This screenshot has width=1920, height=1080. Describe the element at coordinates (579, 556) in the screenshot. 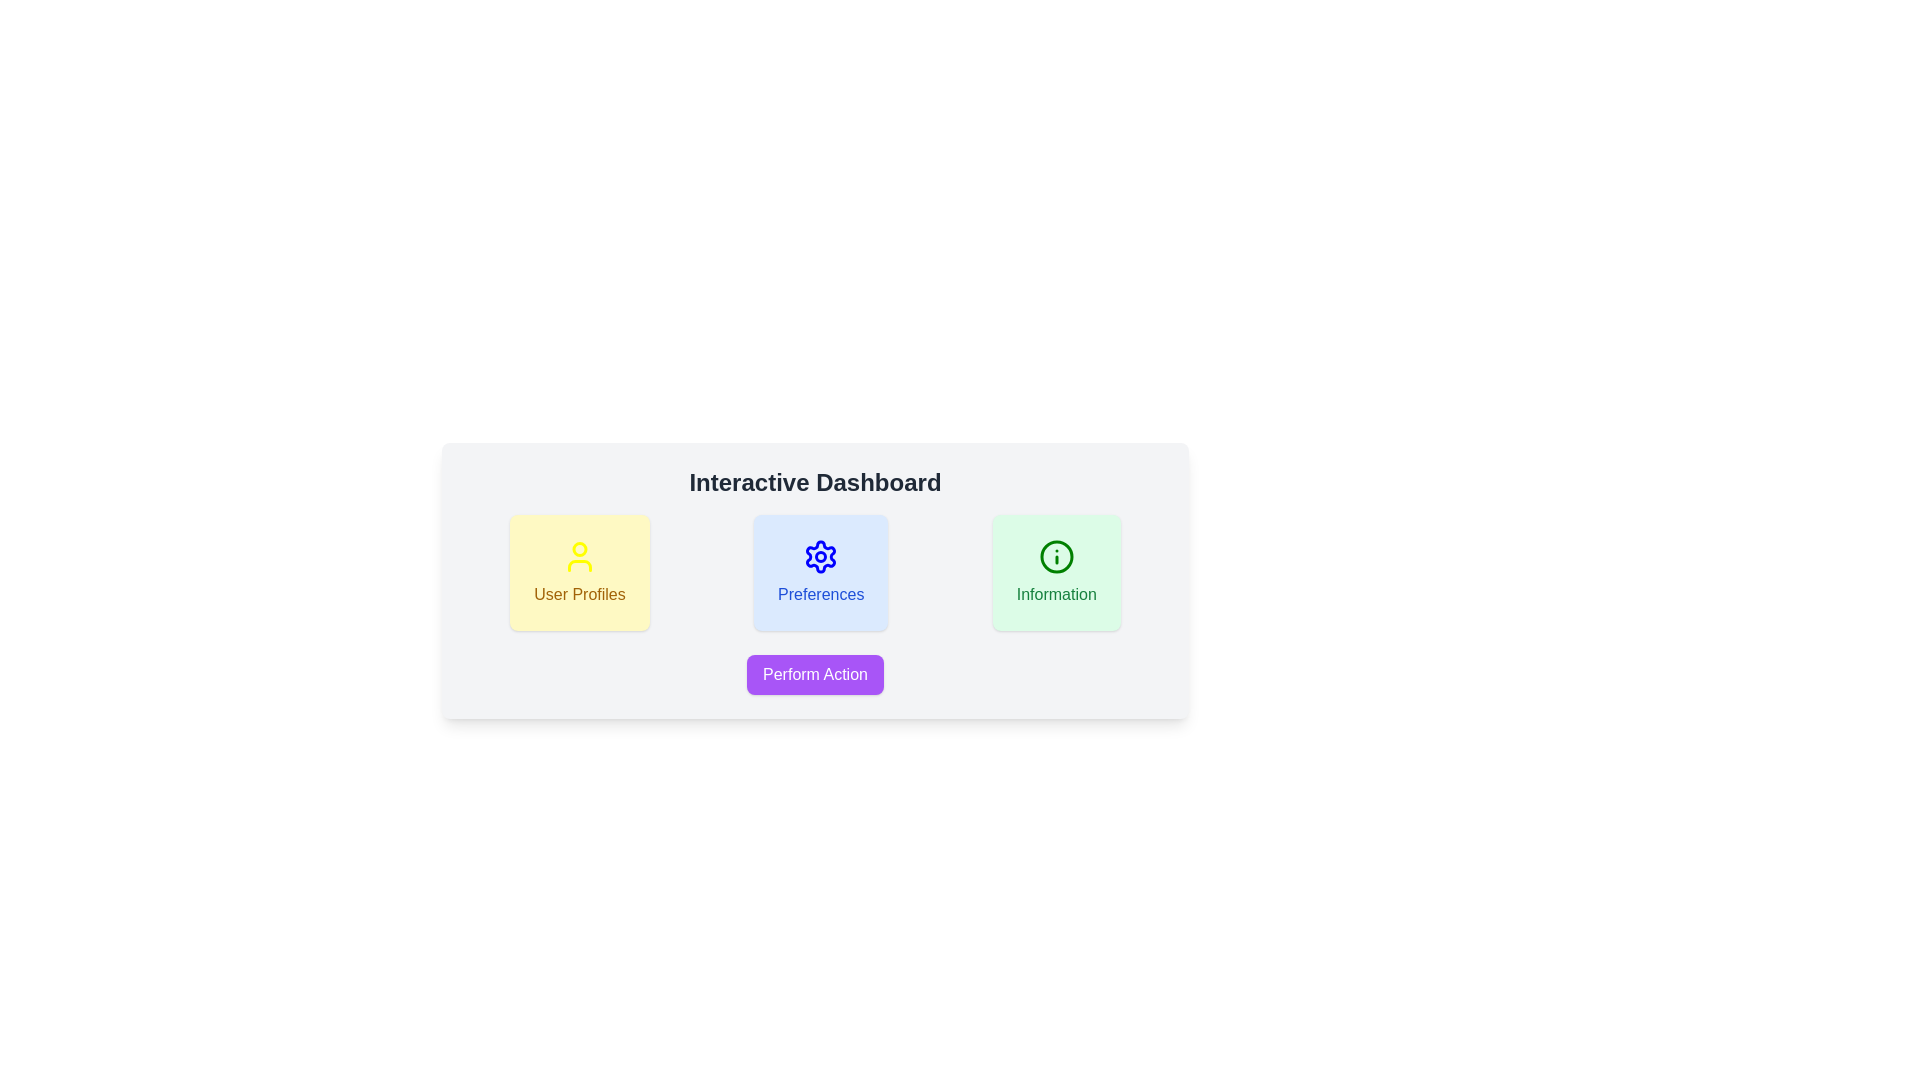

I see `the 'User Profiles' icon located within the yellow rectangular section on the left side of the dashboard, positioned above the visible text 'User Profiles'` at that location.